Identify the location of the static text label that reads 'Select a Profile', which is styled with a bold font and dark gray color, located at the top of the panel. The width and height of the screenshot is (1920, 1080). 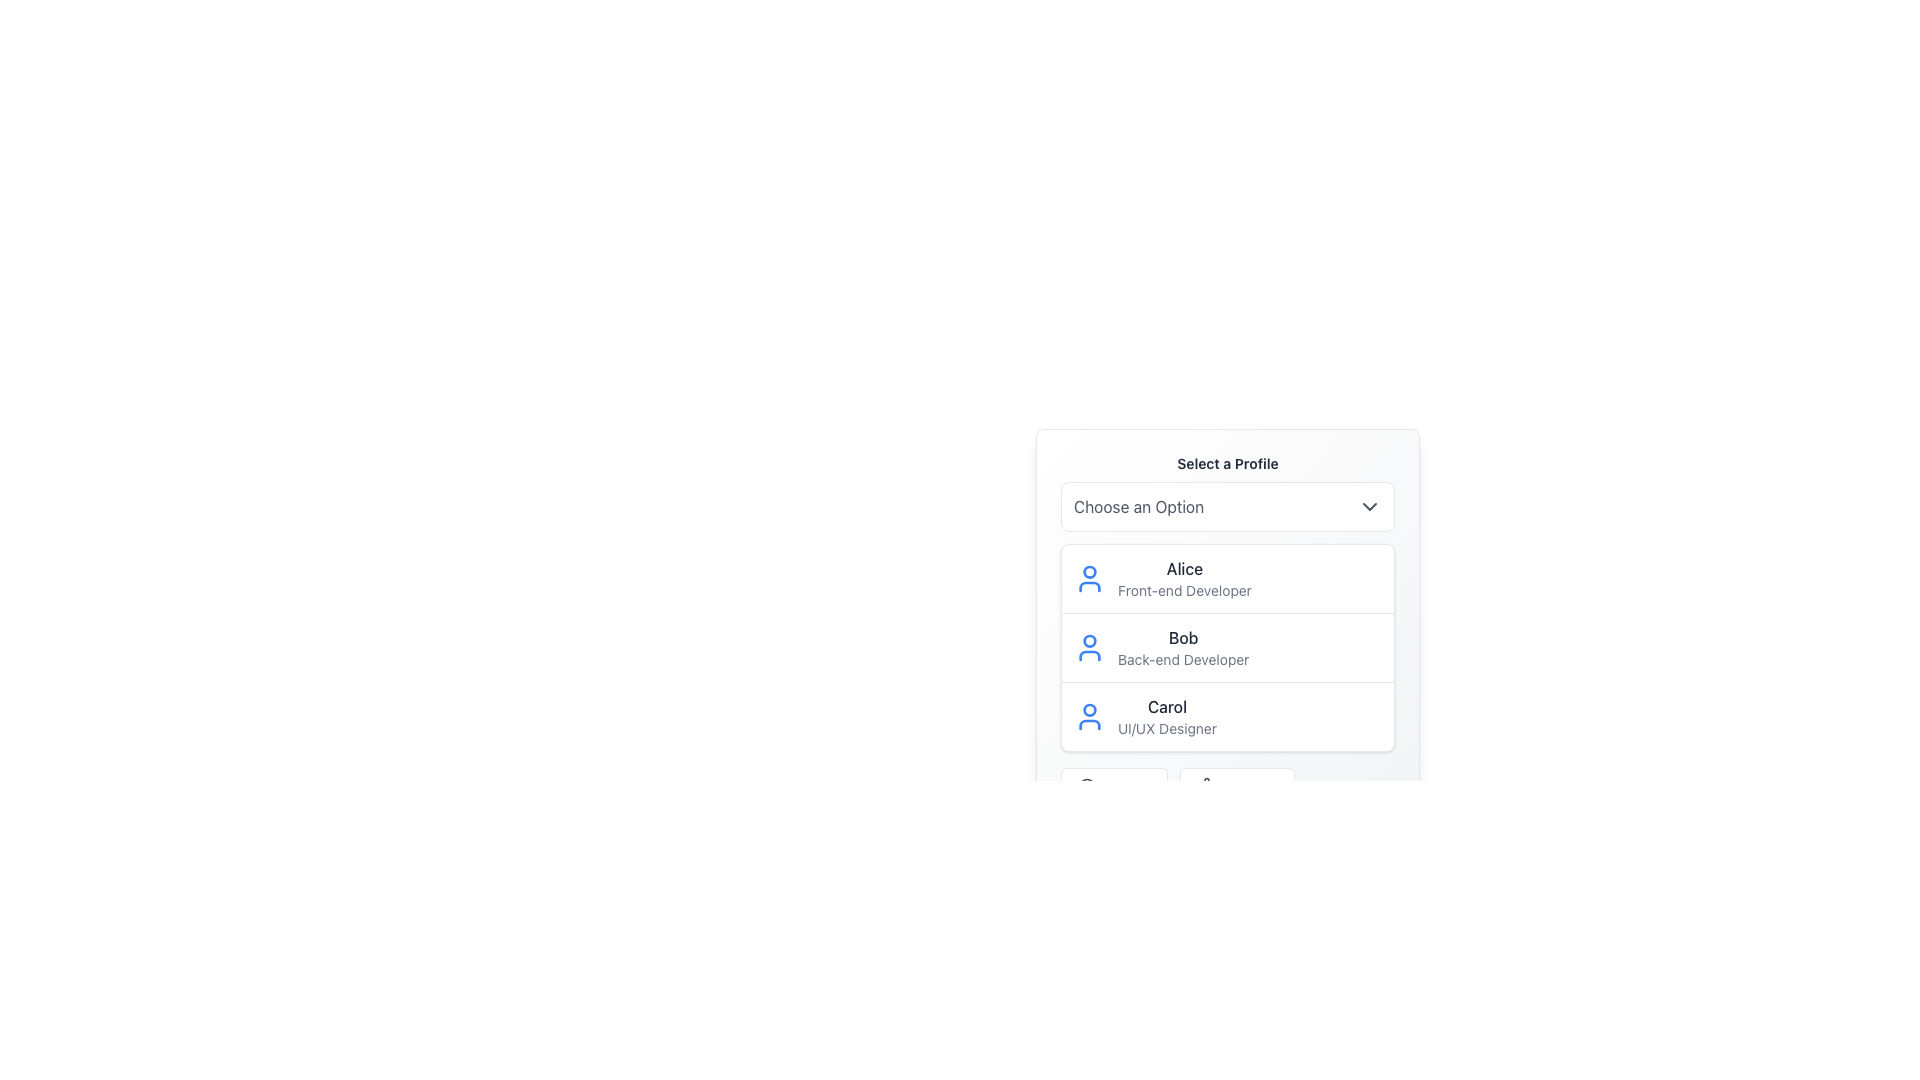
(1227, 463).